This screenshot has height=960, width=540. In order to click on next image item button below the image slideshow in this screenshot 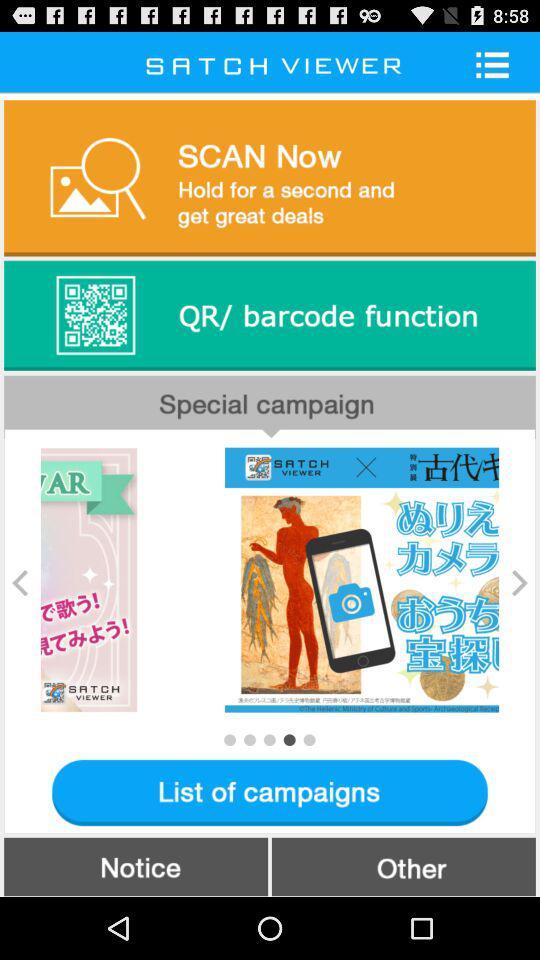, I will do `click(310, 738)`.